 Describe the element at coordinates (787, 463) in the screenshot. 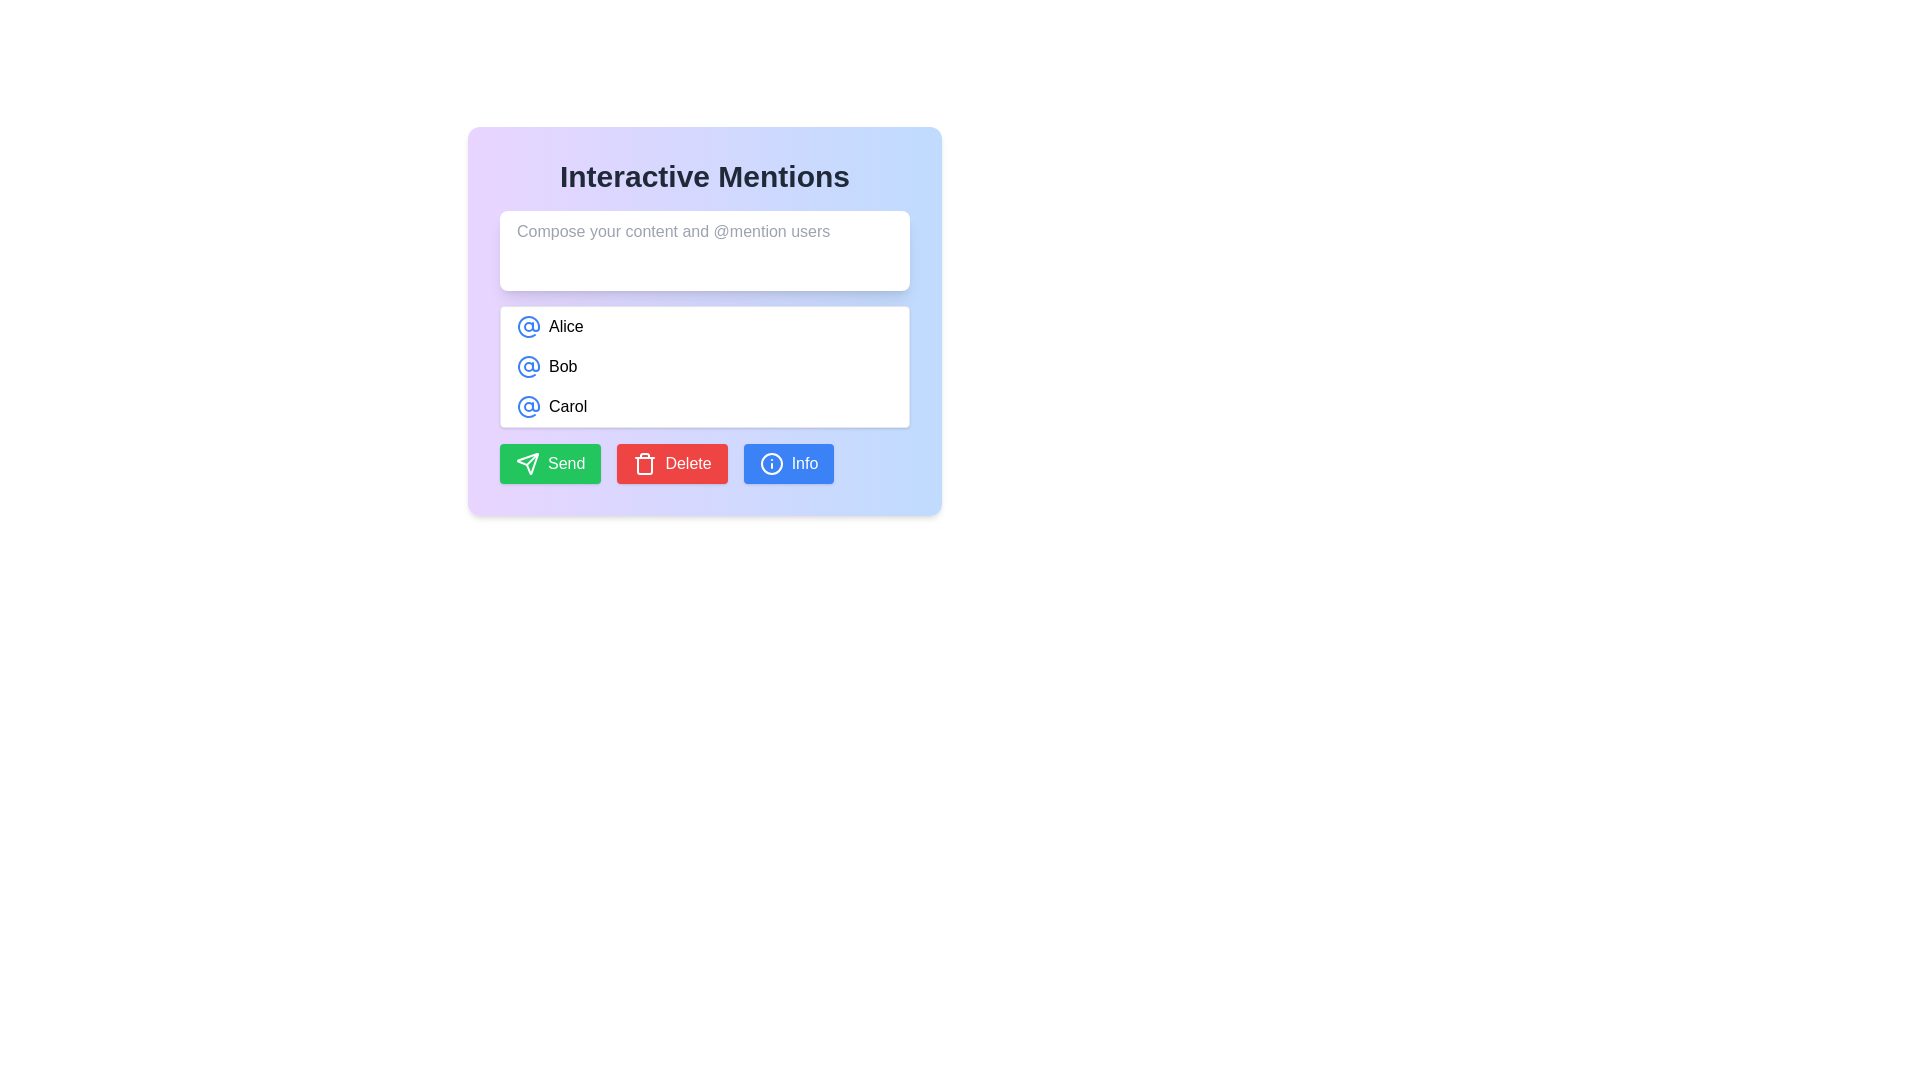

I see `the third button located at the bottom of the interface, which is positioned to the right of the red 'Delete' button and the green 'Send' button` at that location.